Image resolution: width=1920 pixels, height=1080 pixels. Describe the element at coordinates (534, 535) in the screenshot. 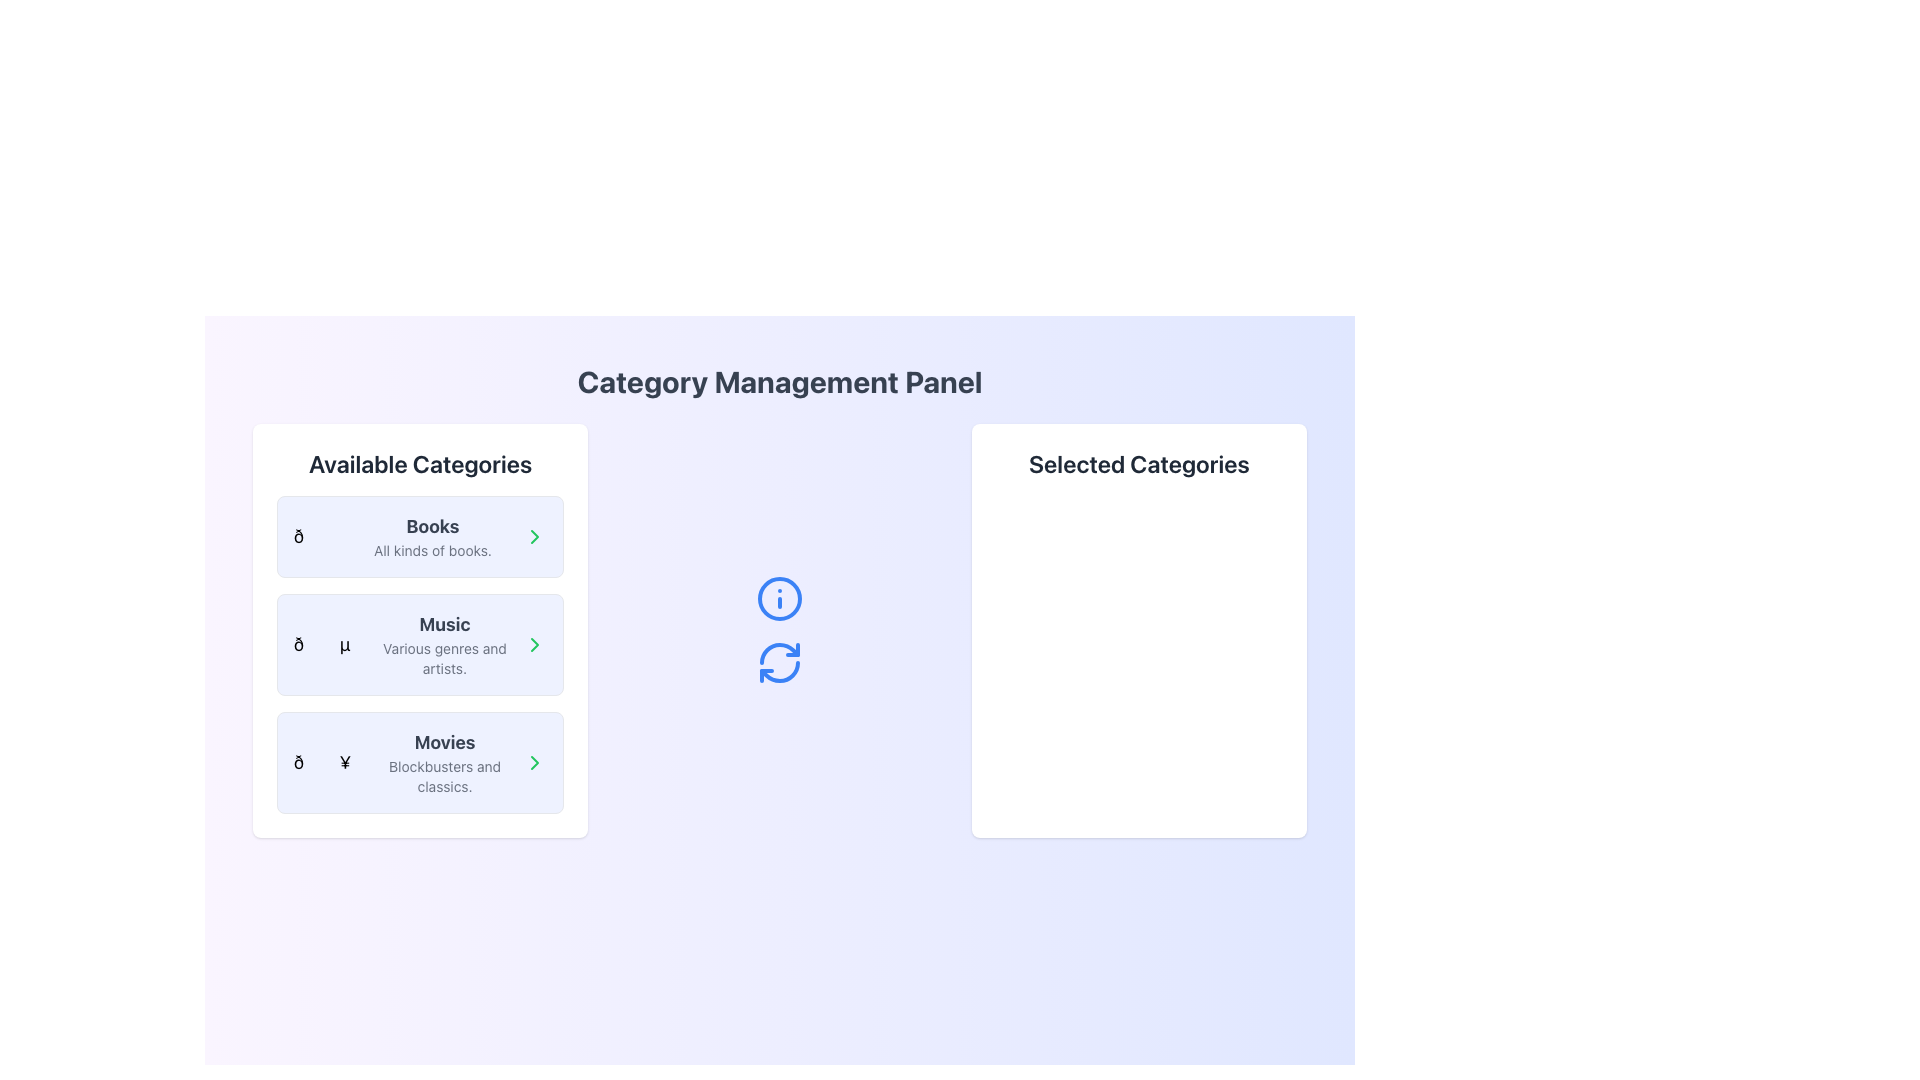

I see `the small green chevron-shaped icon located at the right edge of the 'Books' card in the 'Available Categories' section` at that location.